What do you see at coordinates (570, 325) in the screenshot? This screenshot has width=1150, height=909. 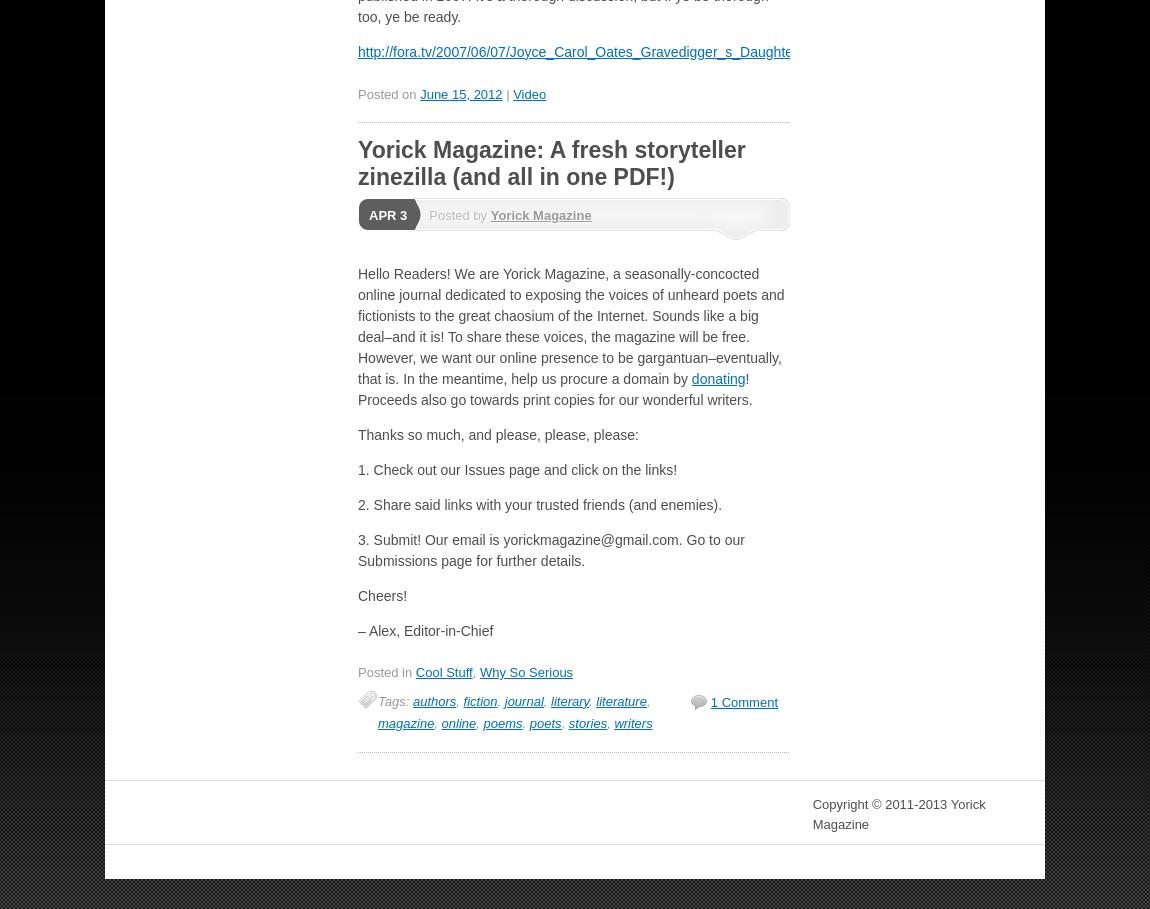 I see `'Hello Readers! We are Yorick Magazine, a seasonally-concocted online journal dedicated to exposing the voices of unheard poets and fictionists to the great chaosium of the Internet. Sounds like a big deal–and it is! To share these voices, the magazine will be free. However, we want our online presence to be gargantuan–eventually, that is. In the meantime, help us procure a domain by'` at bounding box center [570, 325].